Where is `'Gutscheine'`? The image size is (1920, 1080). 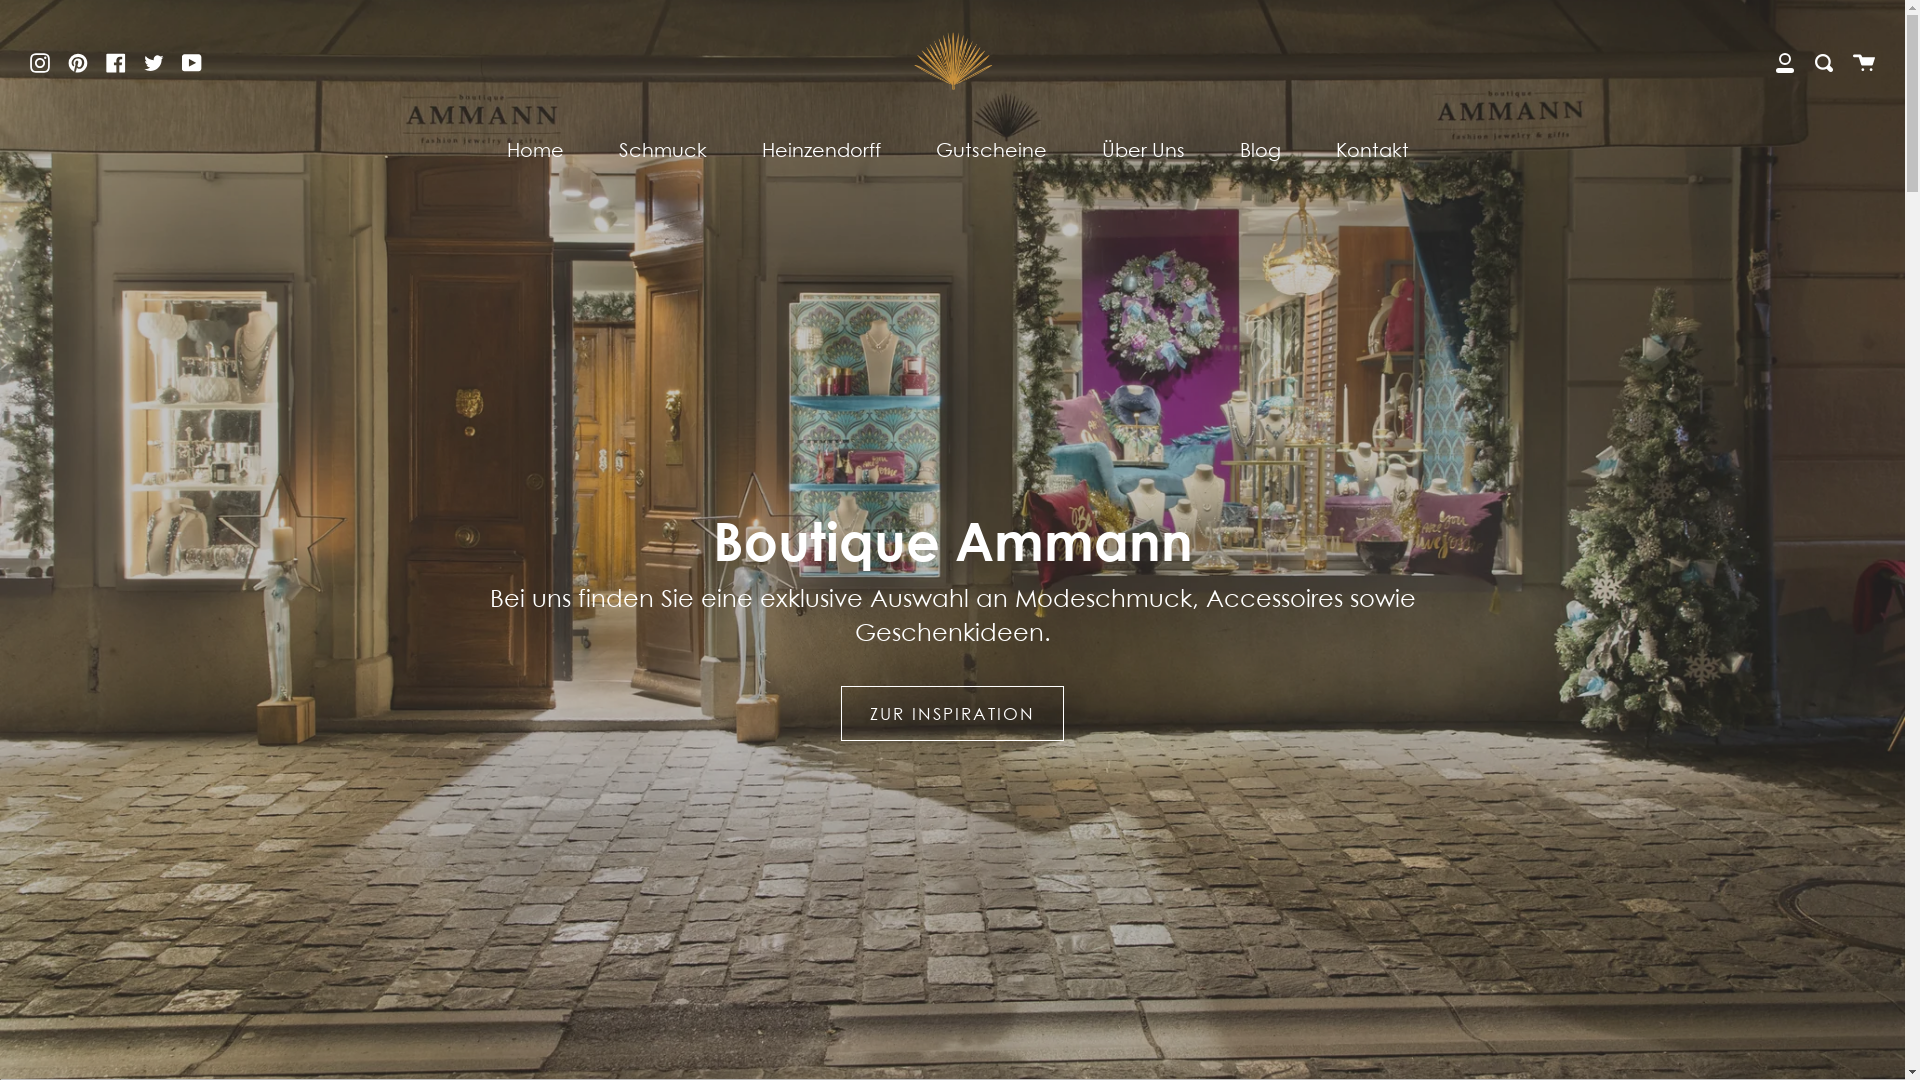
'Gutscheine' is located at coordinates (990, 149).